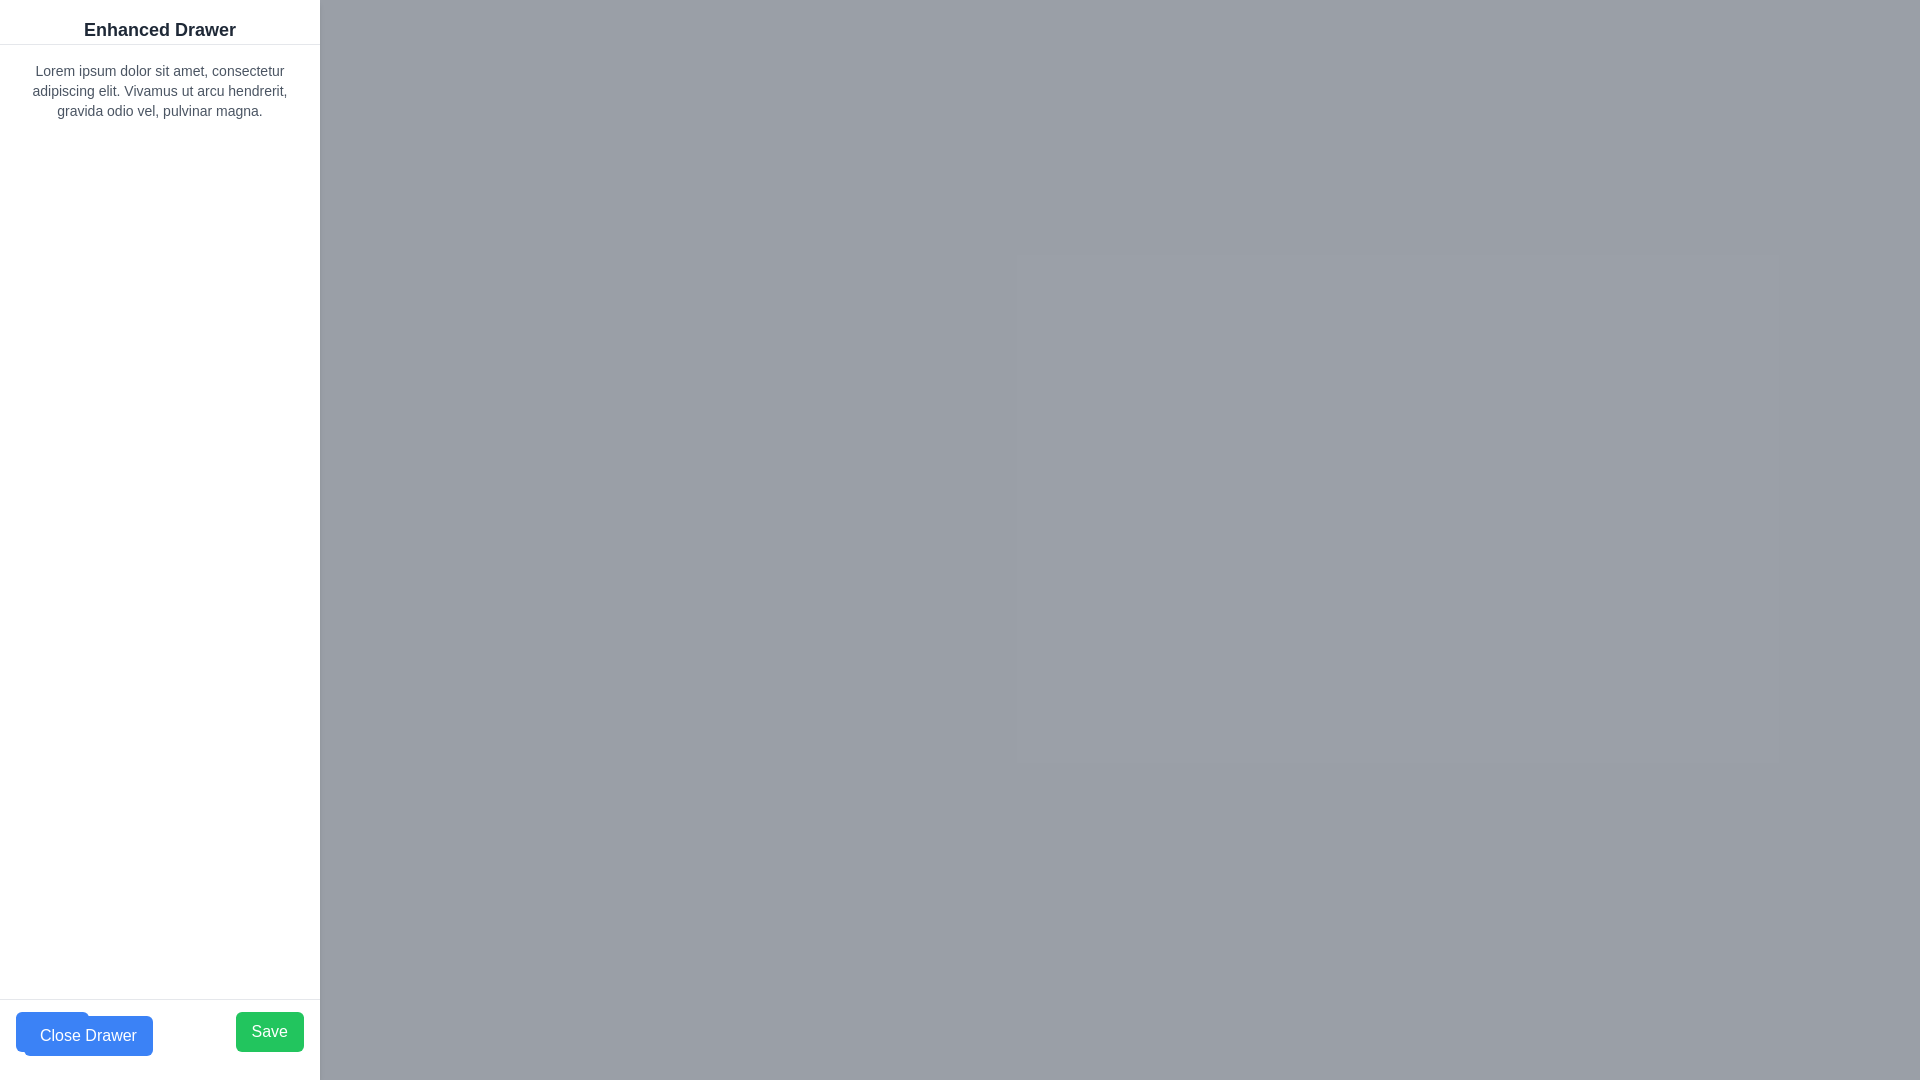 Image resolution: width=1920 pixels, height=1080 pixels. I want to click on the close button located on the left side of the horizontal toolbar at the bottom of the interface, so click(52, 1032).